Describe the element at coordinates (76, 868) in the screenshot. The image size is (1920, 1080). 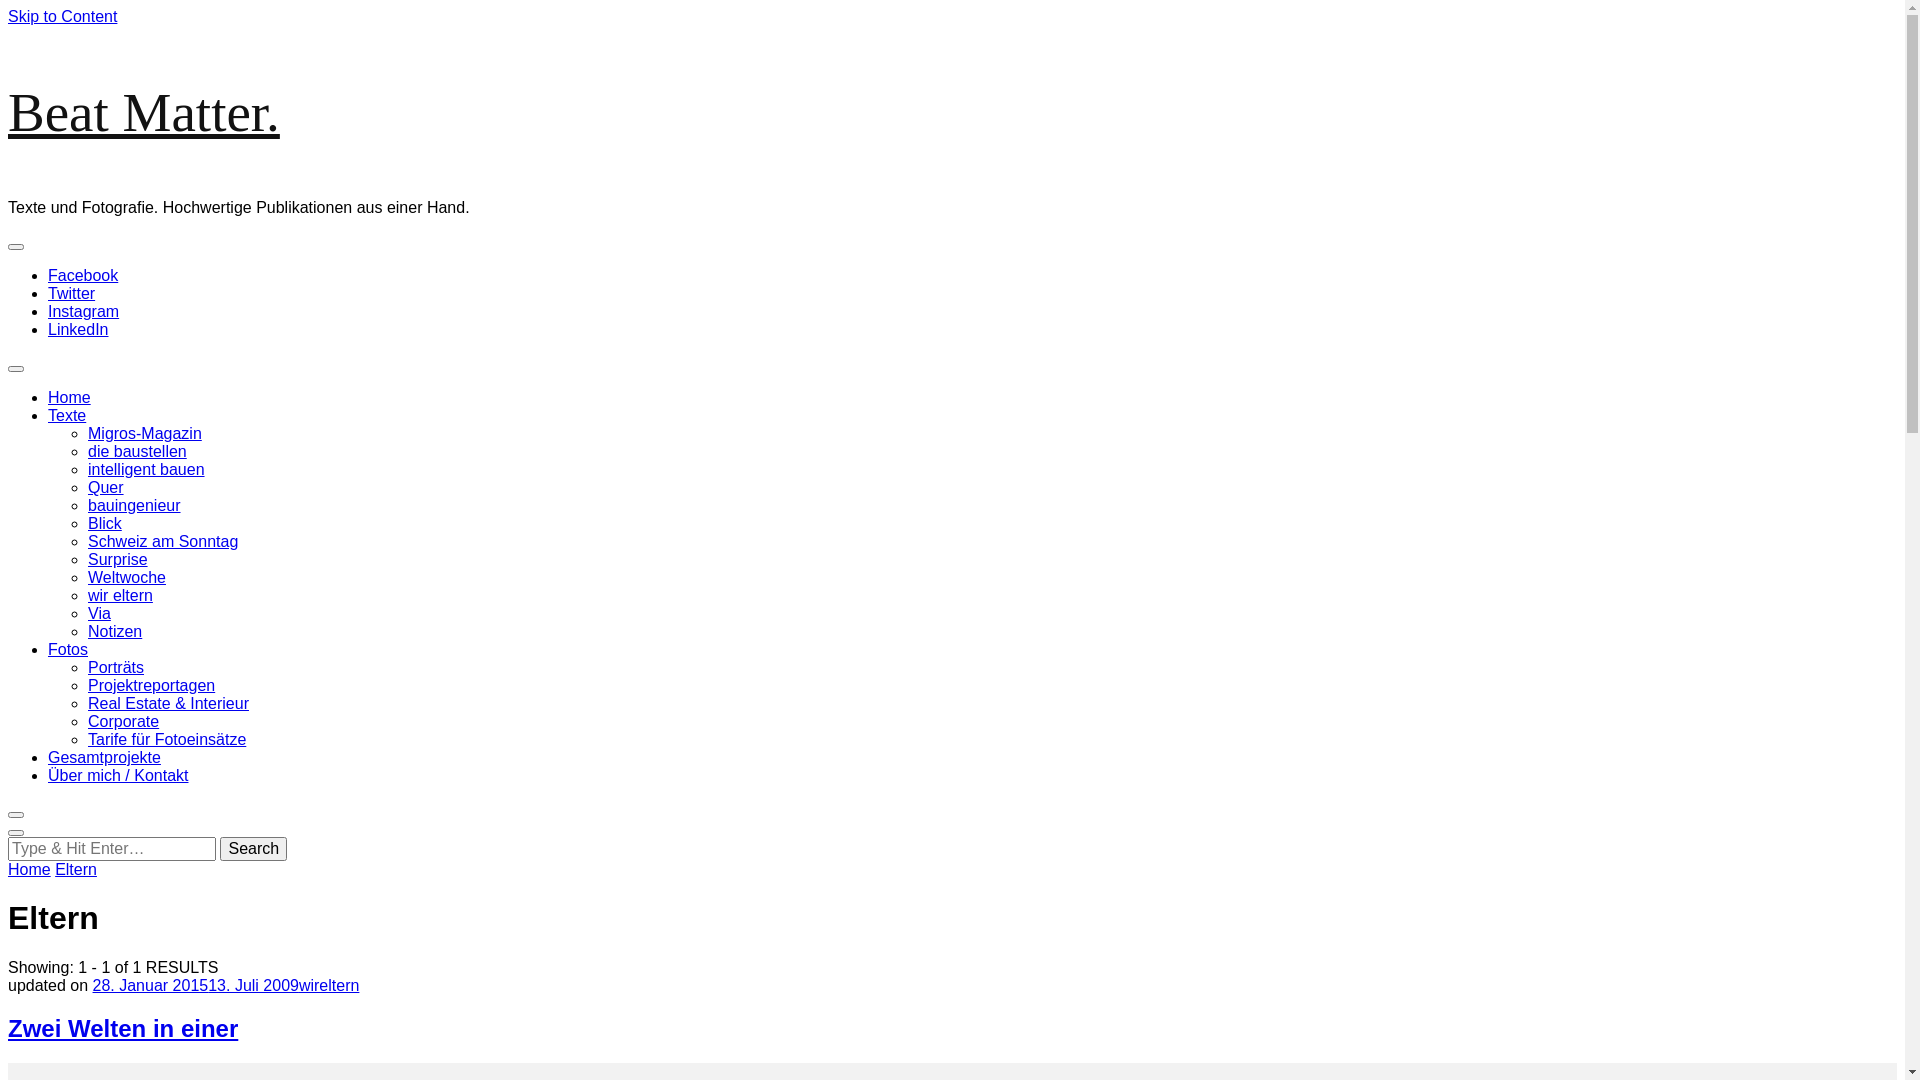
I see `'Eltern'` at that location.